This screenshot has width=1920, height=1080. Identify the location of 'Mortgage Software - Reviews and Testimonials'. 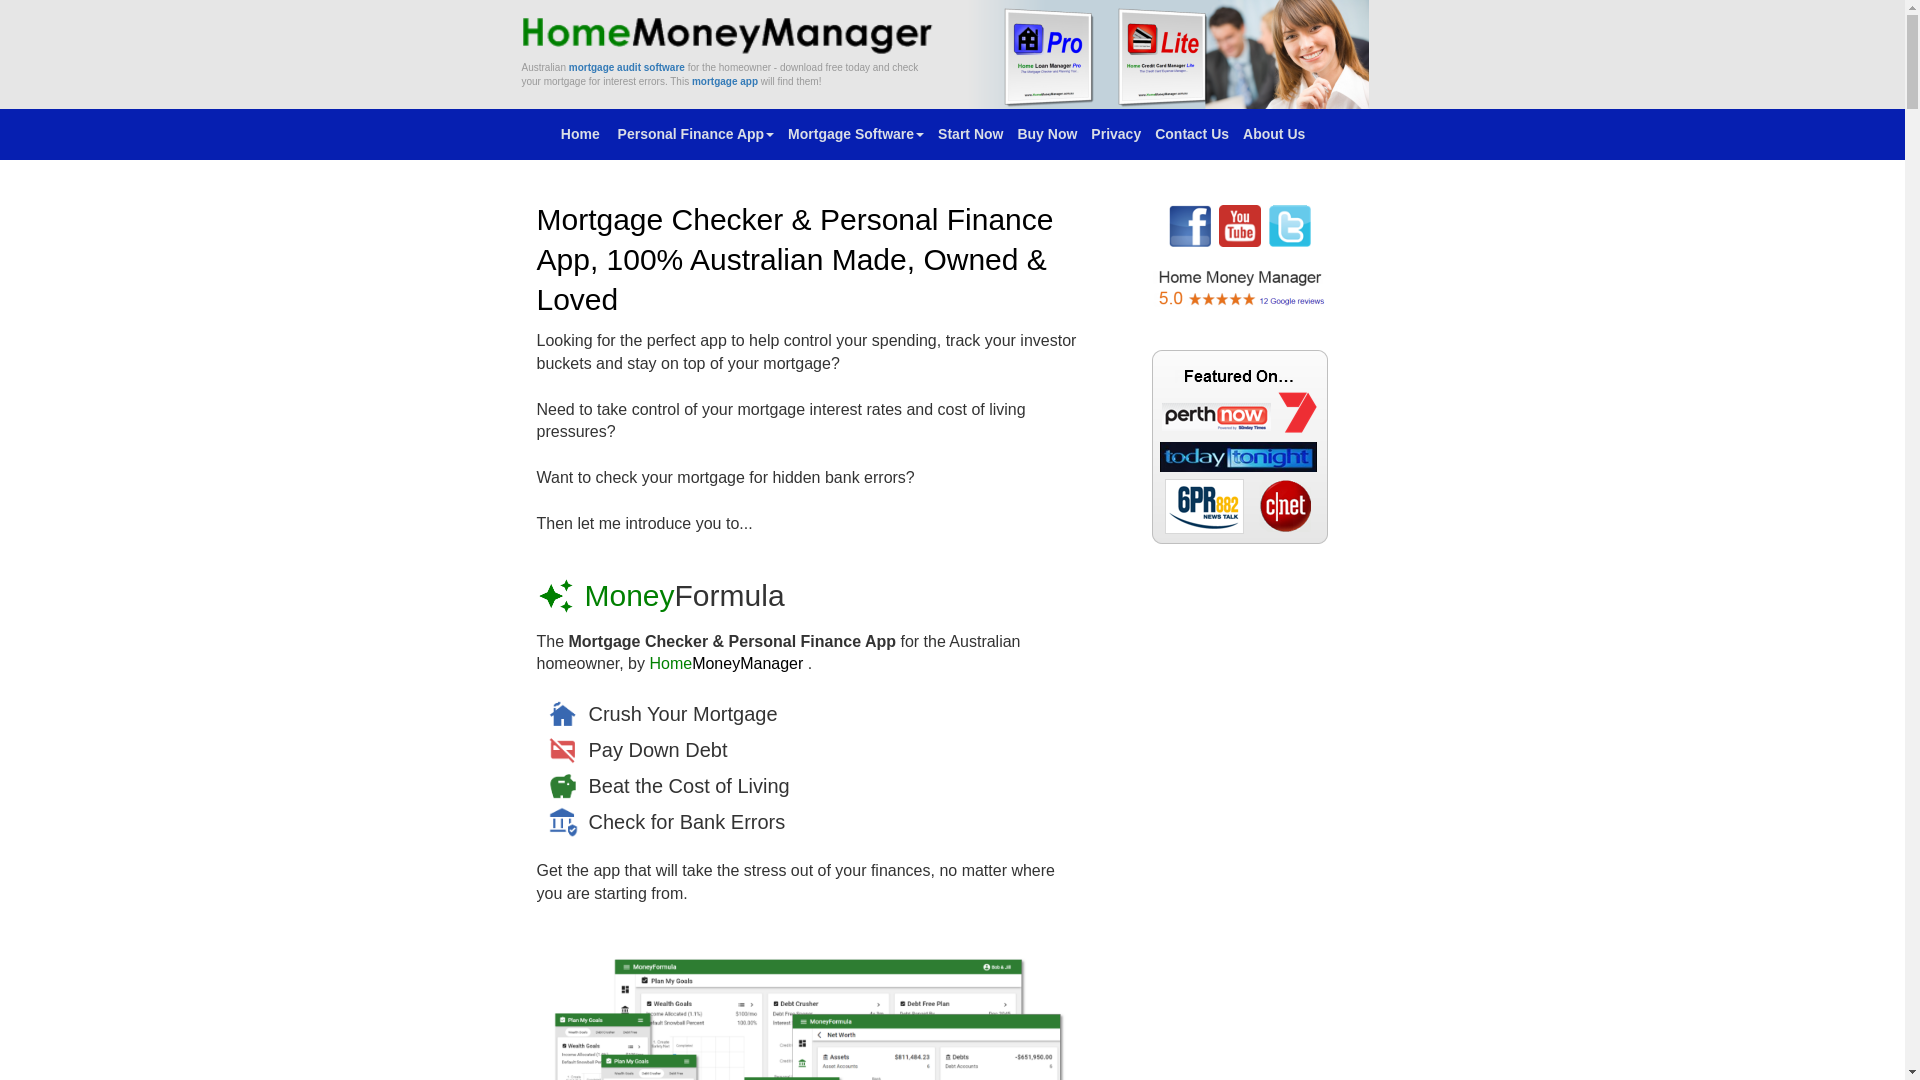
(1238, 287).